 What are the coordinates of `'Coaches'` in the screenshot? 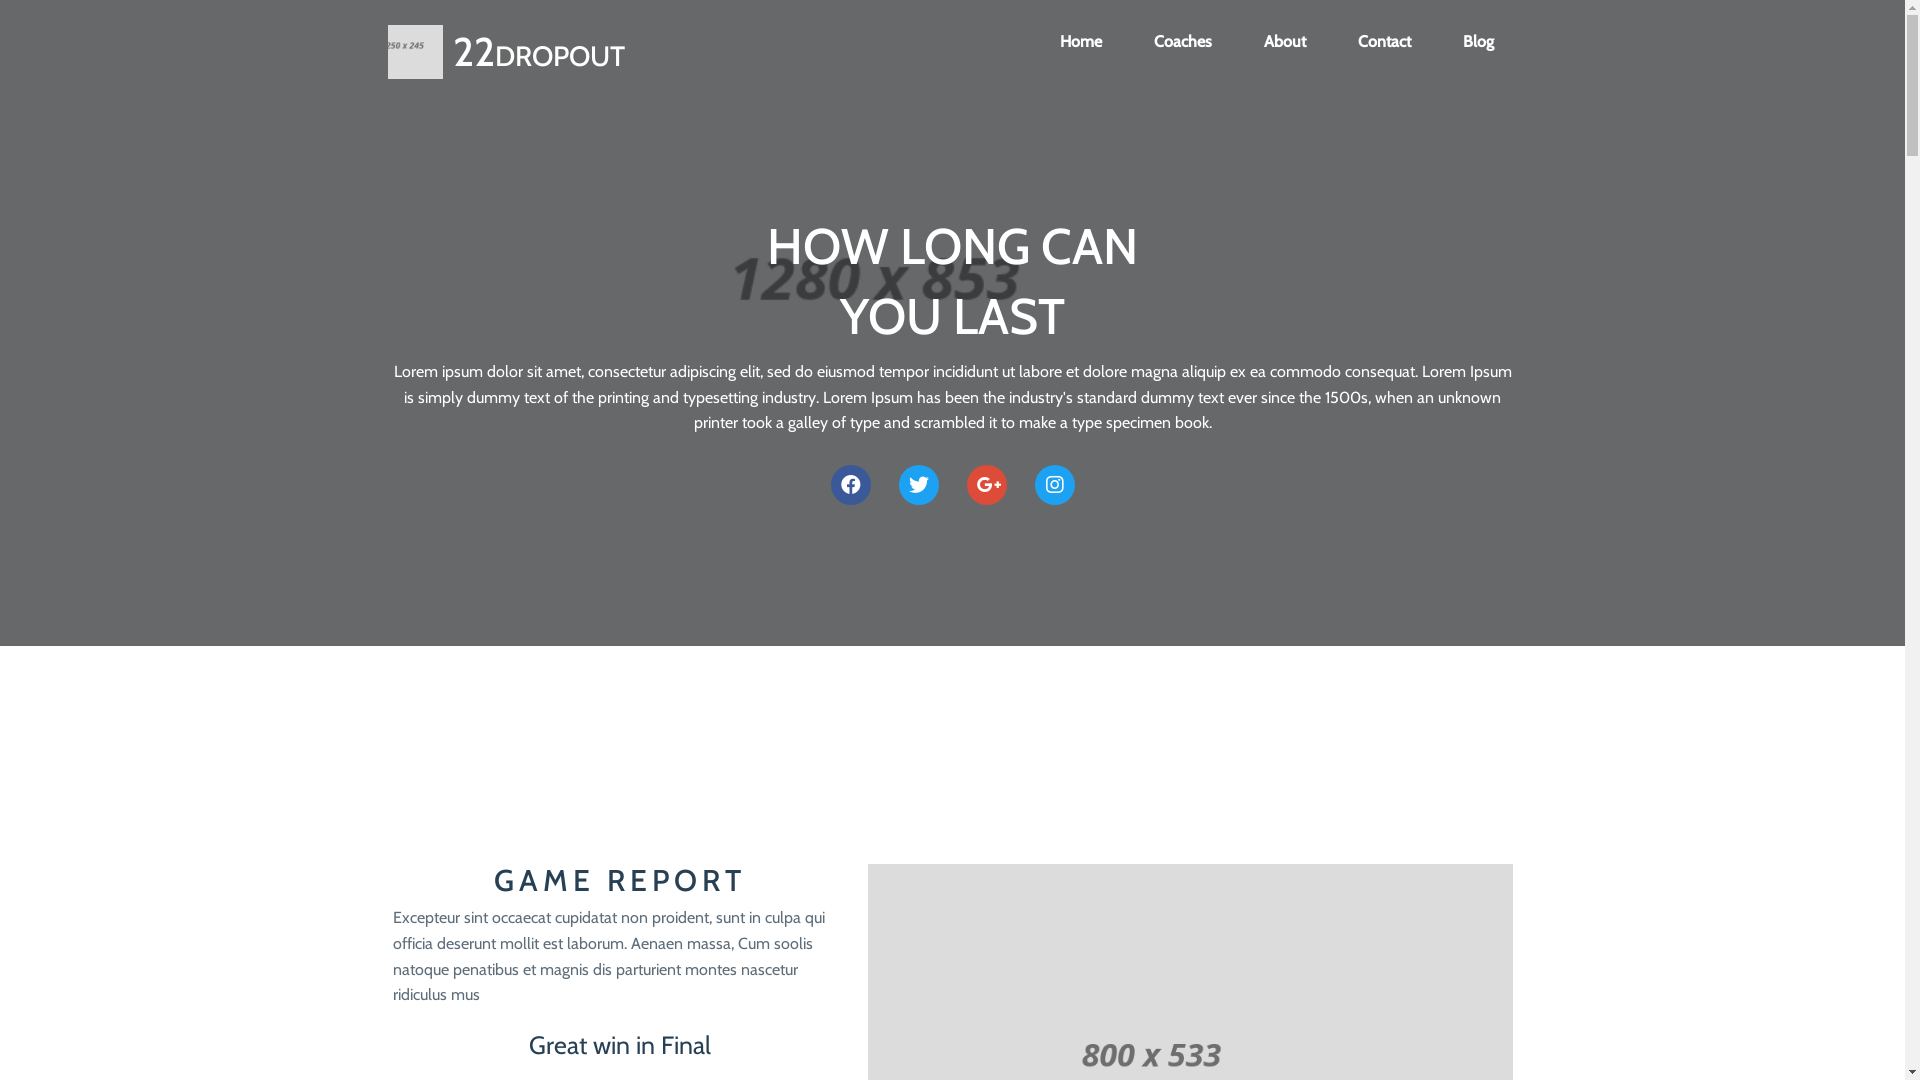 It's located at (1182, 42).